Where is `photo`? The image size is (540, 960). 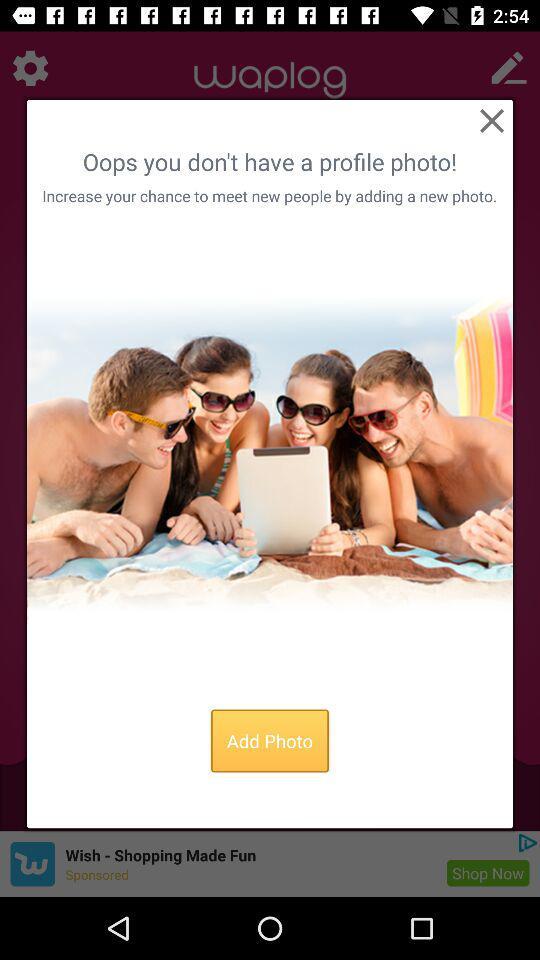 photo is located at coordinates (270, 453).